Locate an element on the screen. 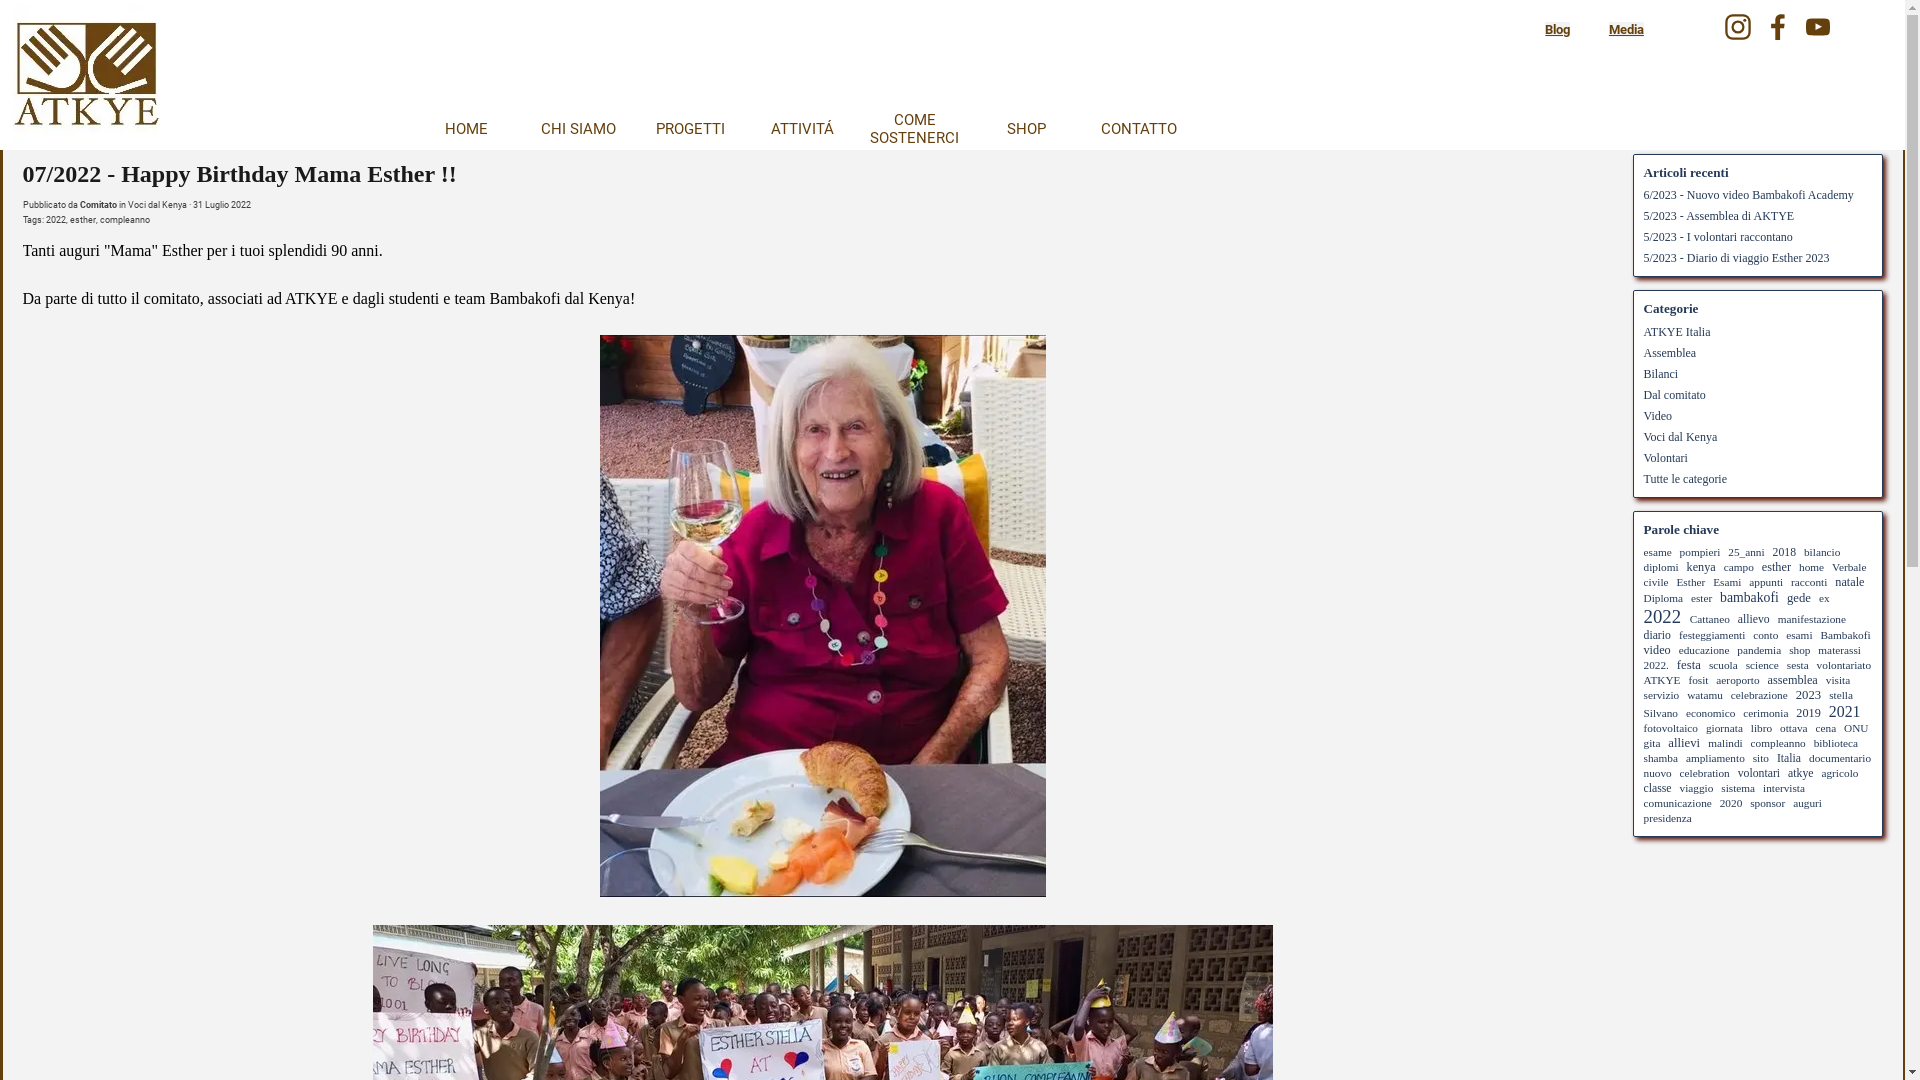 This screenshot has height=1080, width=1920. 'CONTATTO' is located at coordinates (1137, 128).